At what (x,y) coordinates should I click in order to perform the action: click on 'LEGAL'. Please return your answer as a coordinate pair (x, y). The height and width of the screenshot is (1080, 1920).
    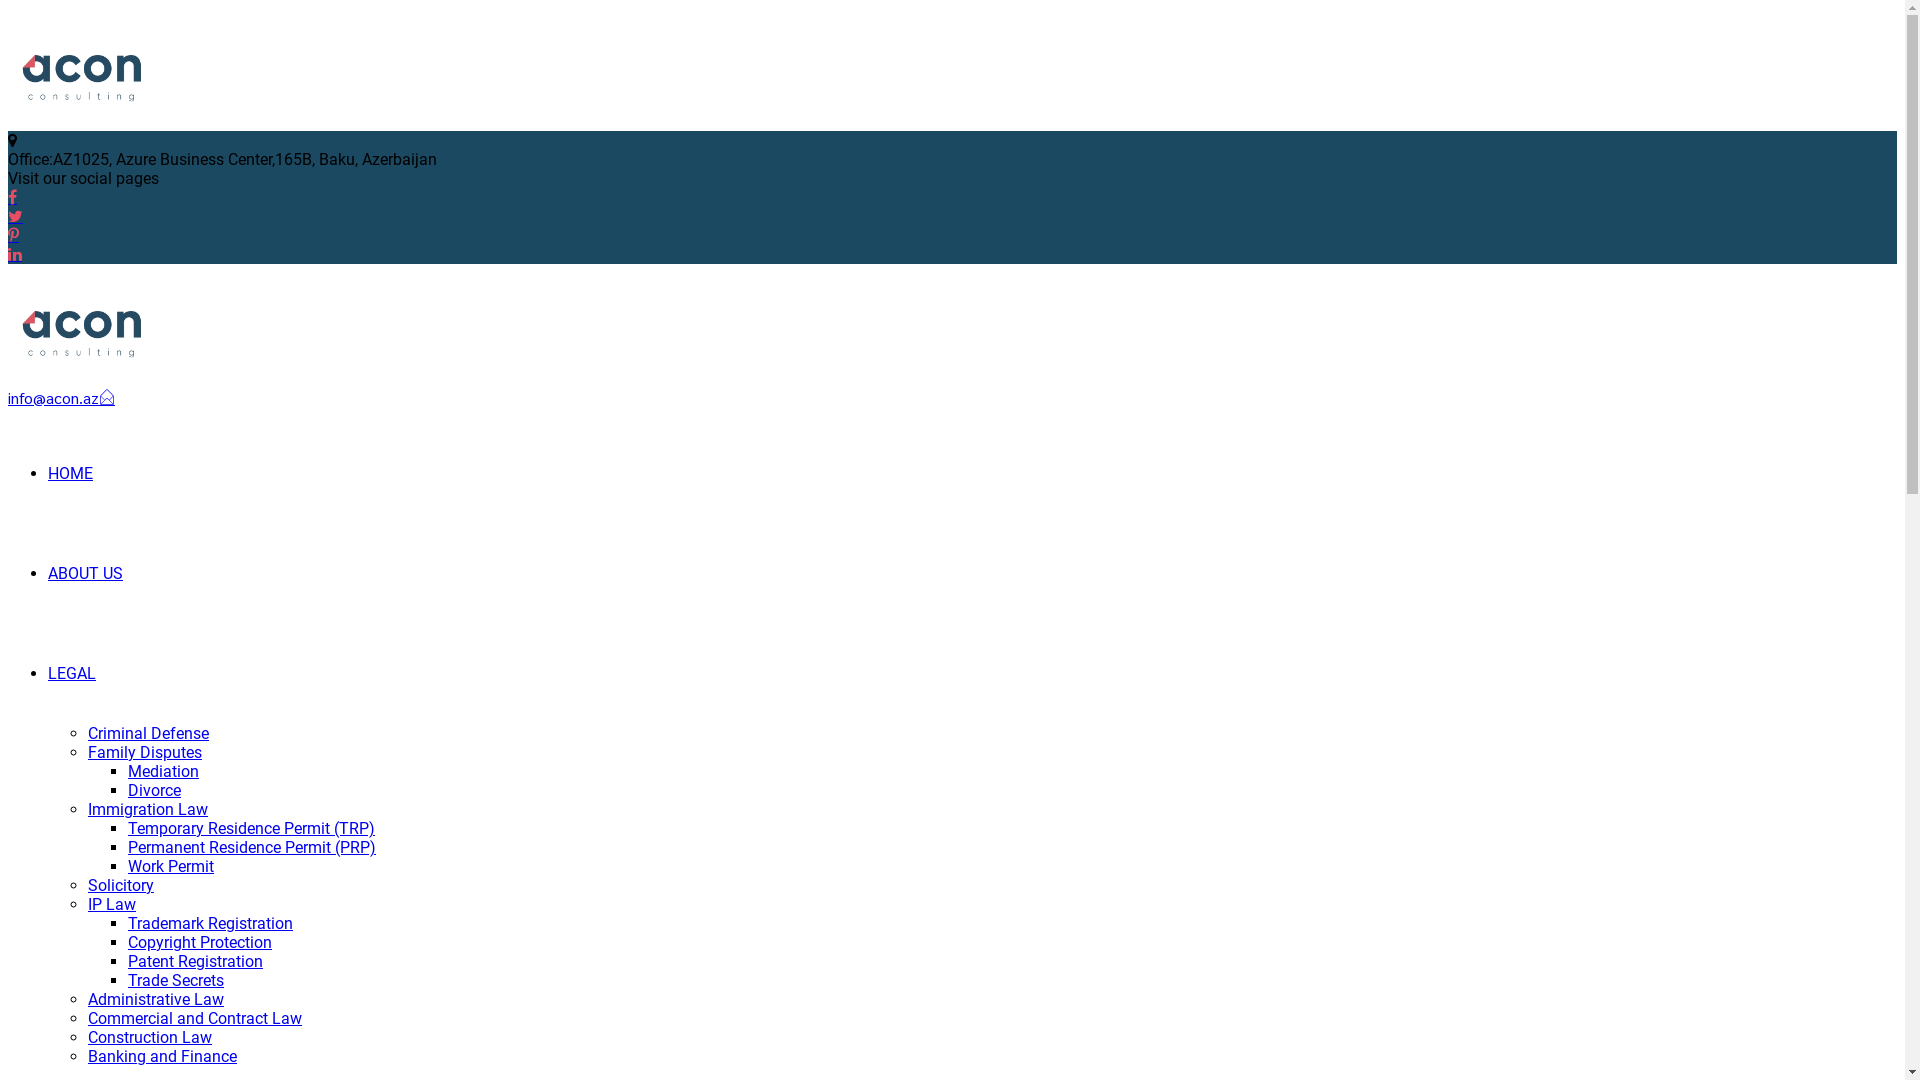
    Looking at the image, I should click on (48, 673).